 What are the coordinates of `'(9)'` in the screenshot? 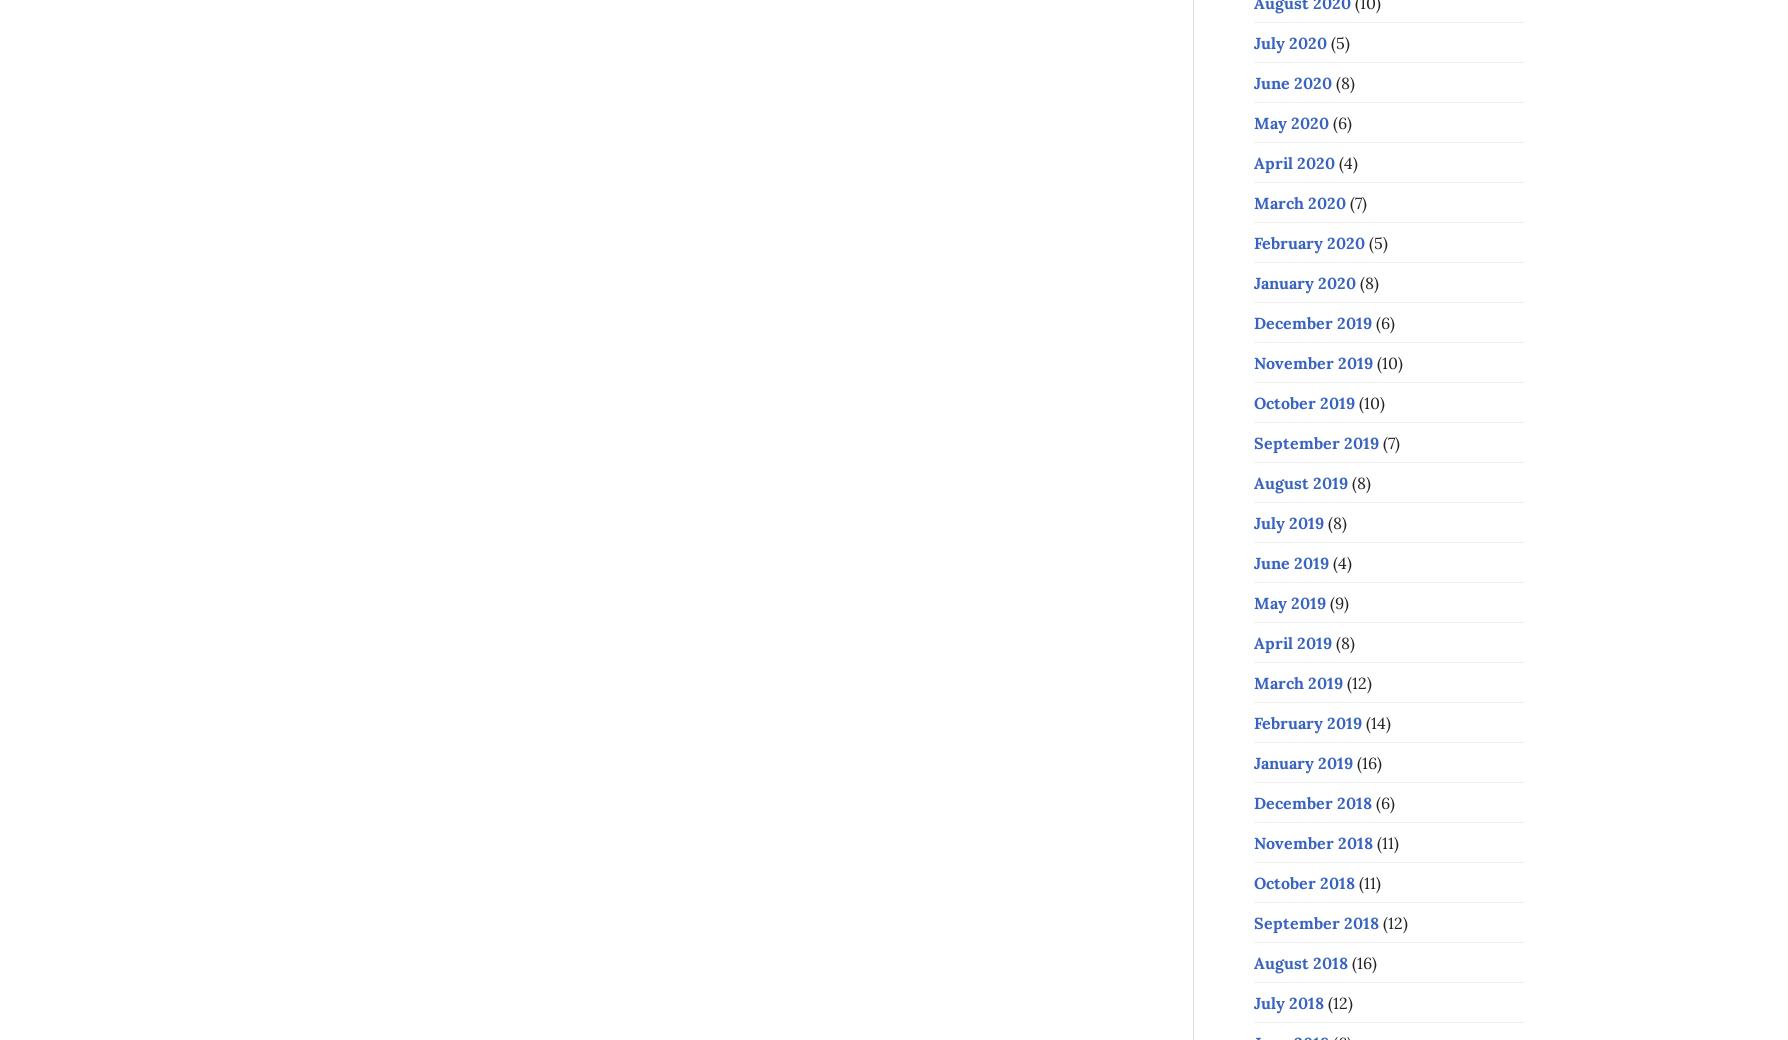 It's located at (1336, 600).